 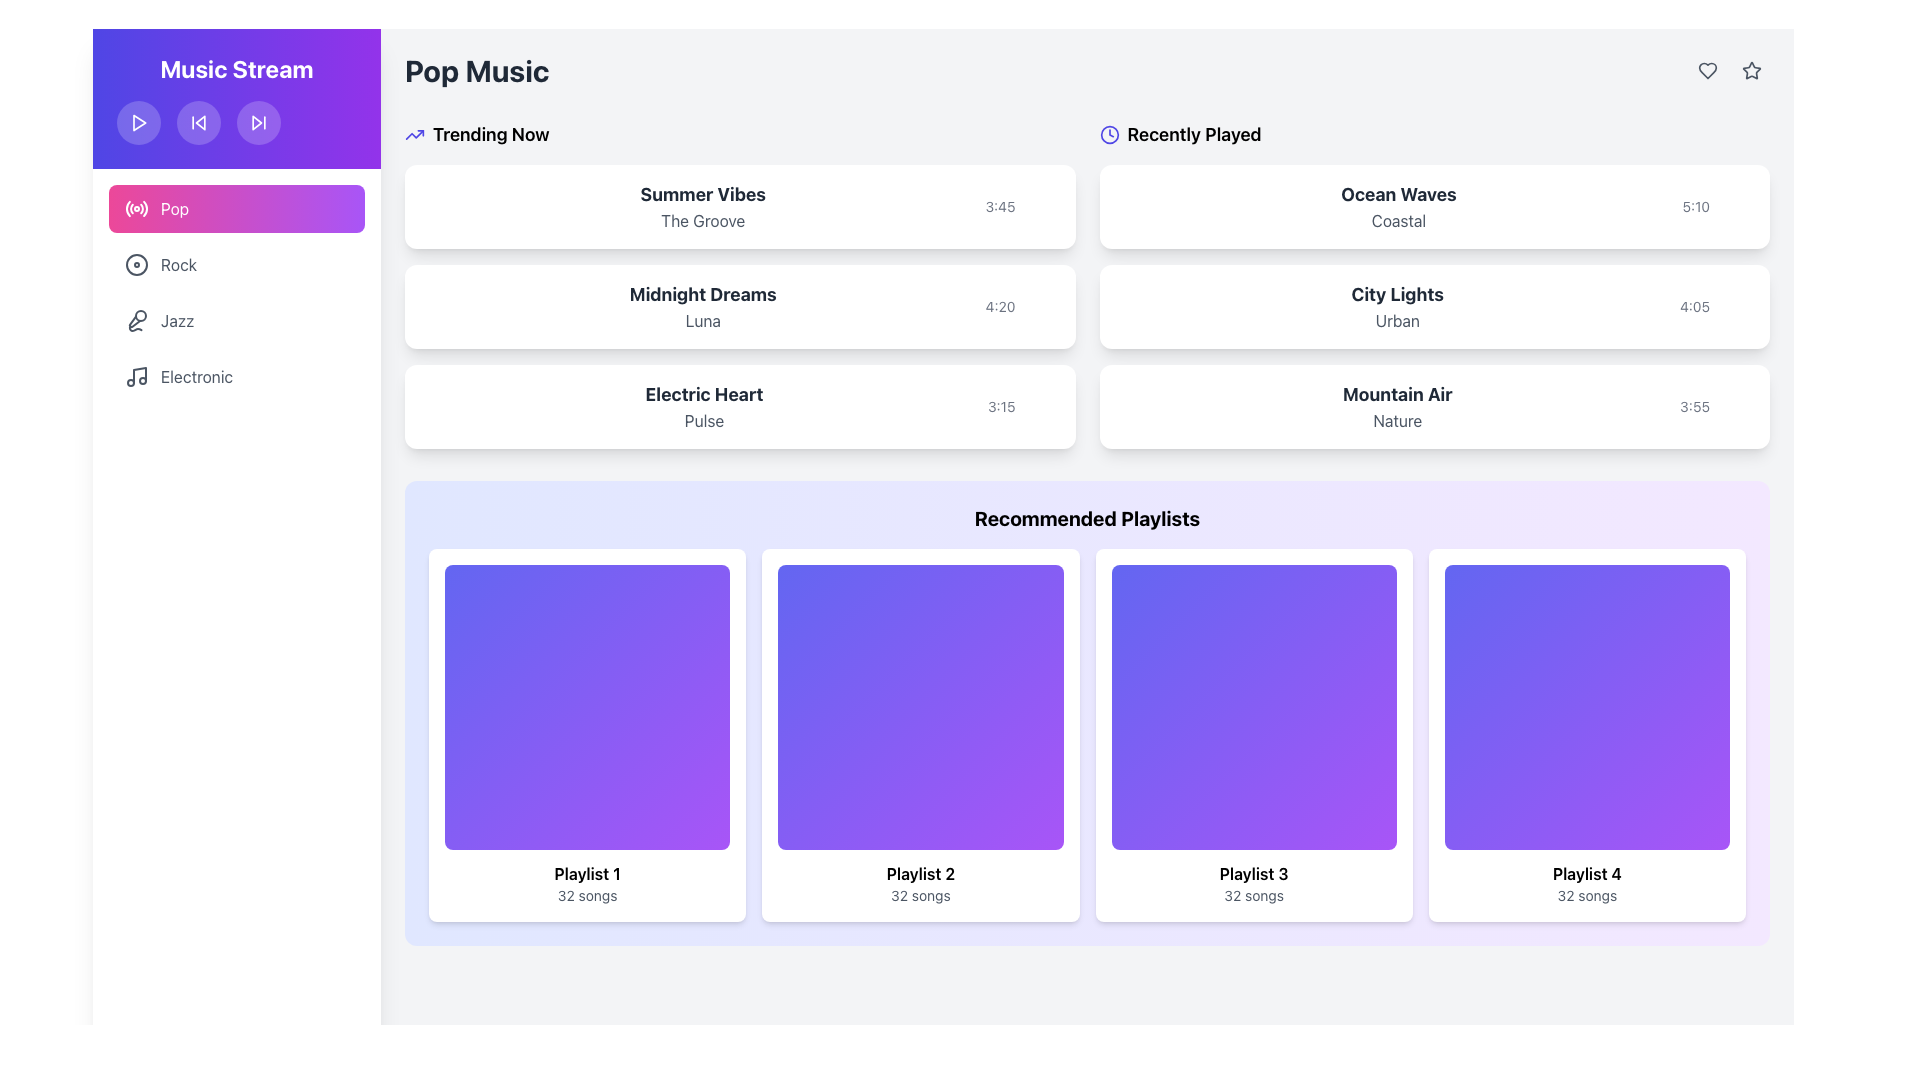 I want to click on the play button located at the upper section of the sidebar, so click(x=138, y=123).